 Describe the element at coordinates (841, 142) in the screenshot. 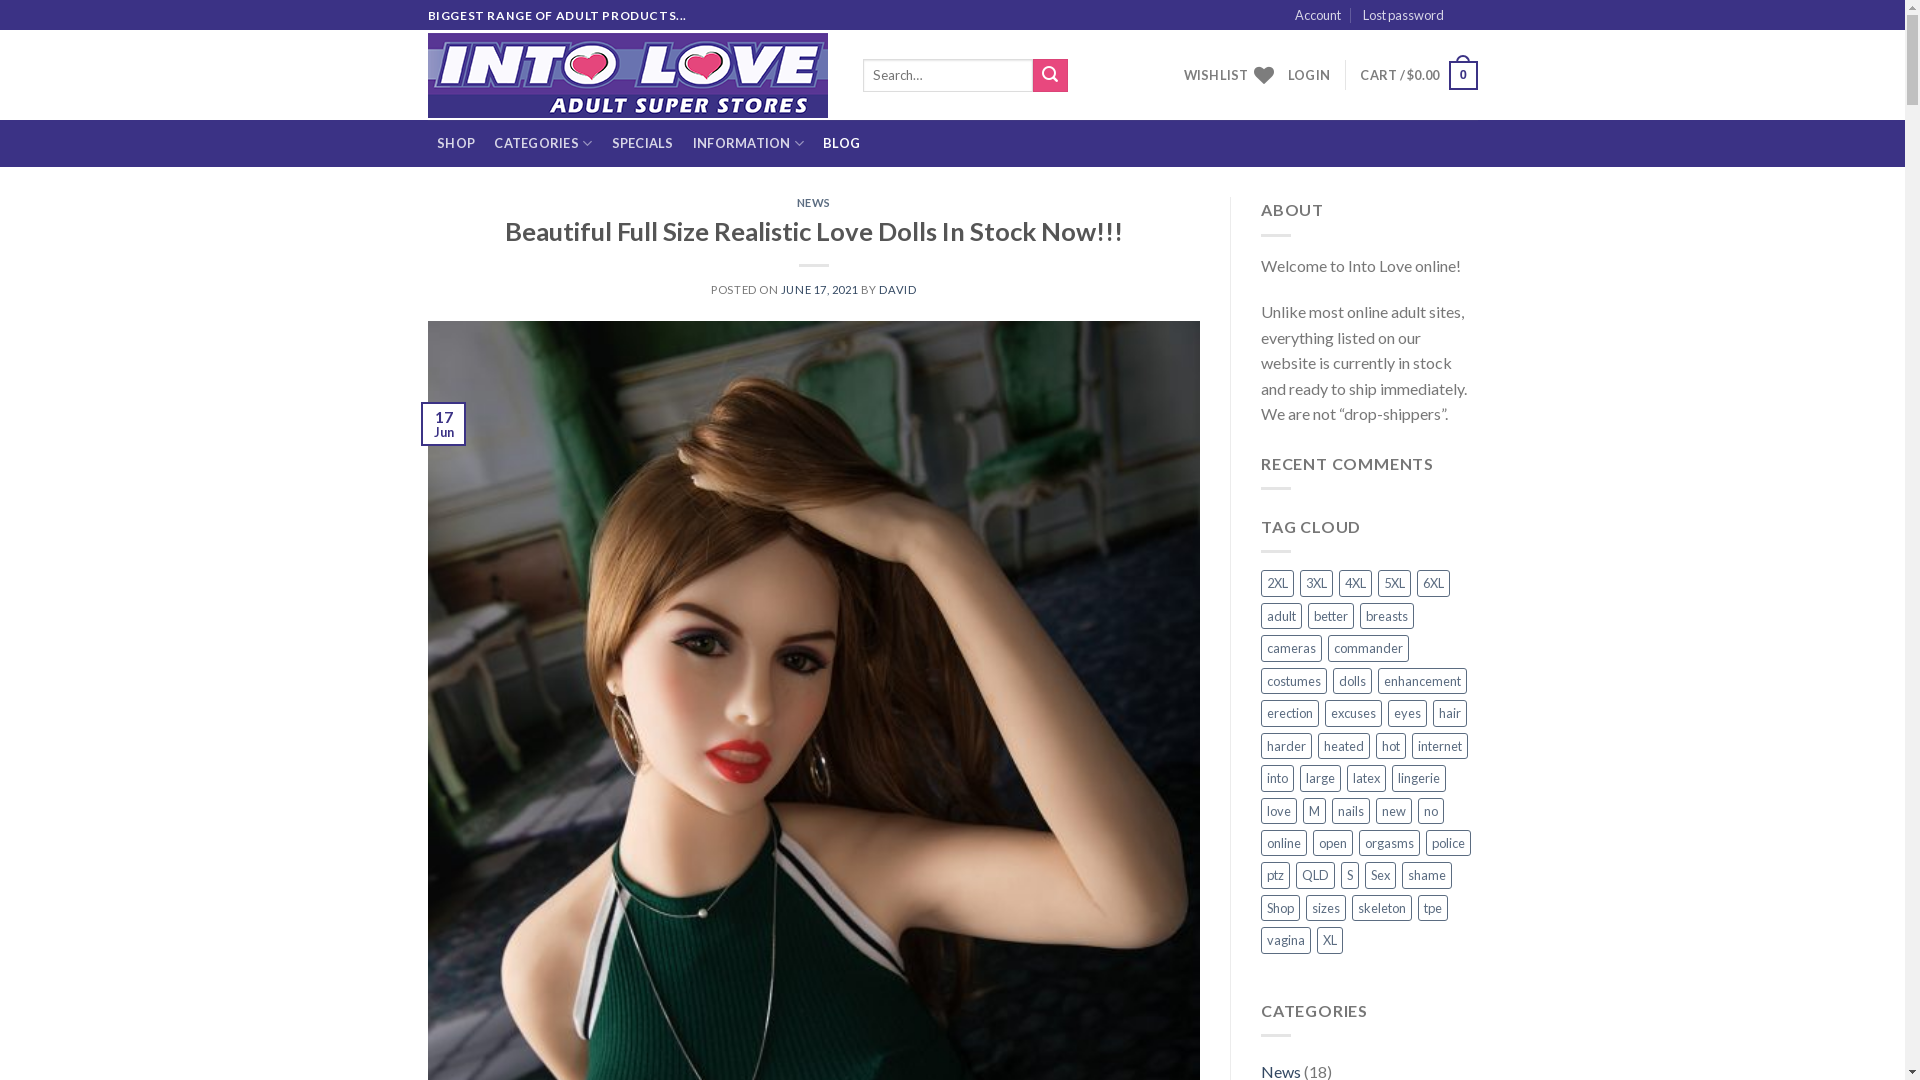

I see `'BLOG'` at that location.